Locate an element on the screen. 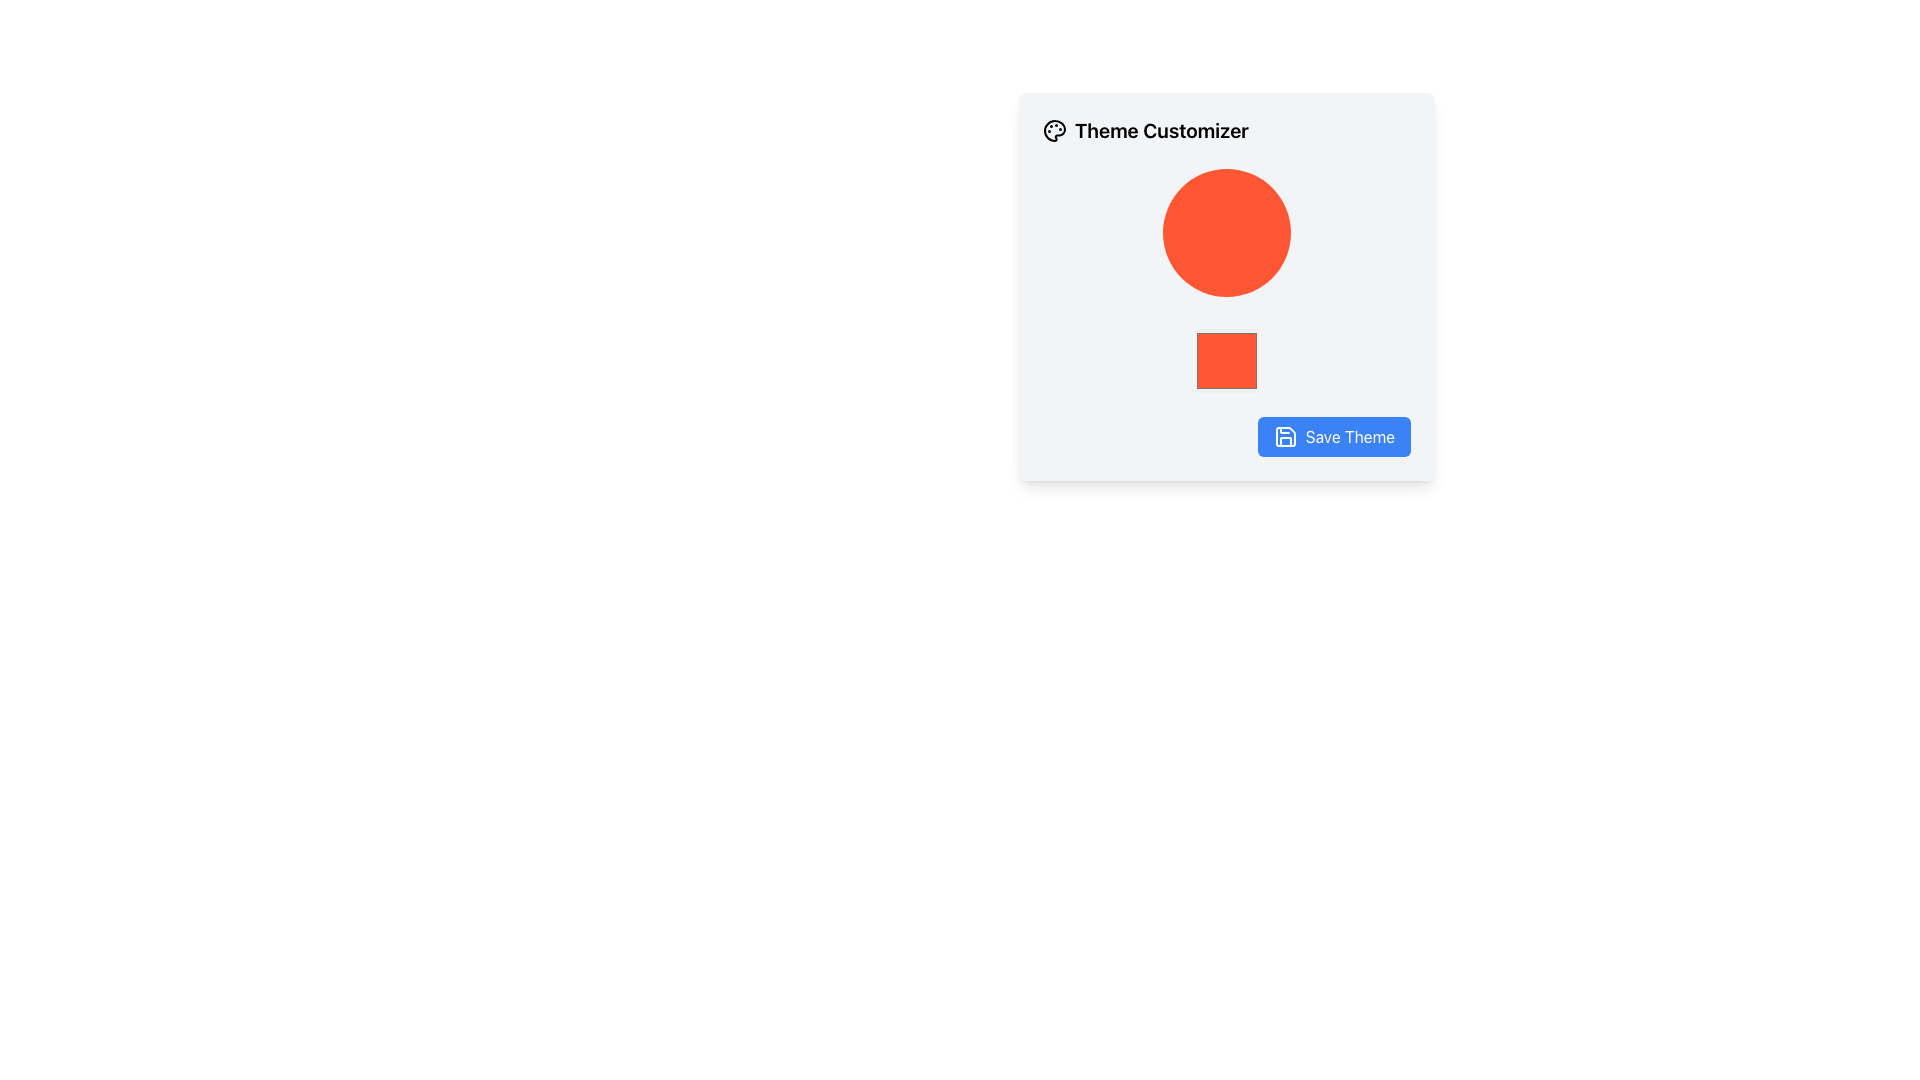 The width and height of the screenshot is (1920, 1080). text from the title or header element located at the top-left corner of the card-like section, above the large orange circle is located at coordinates (1226, 131).